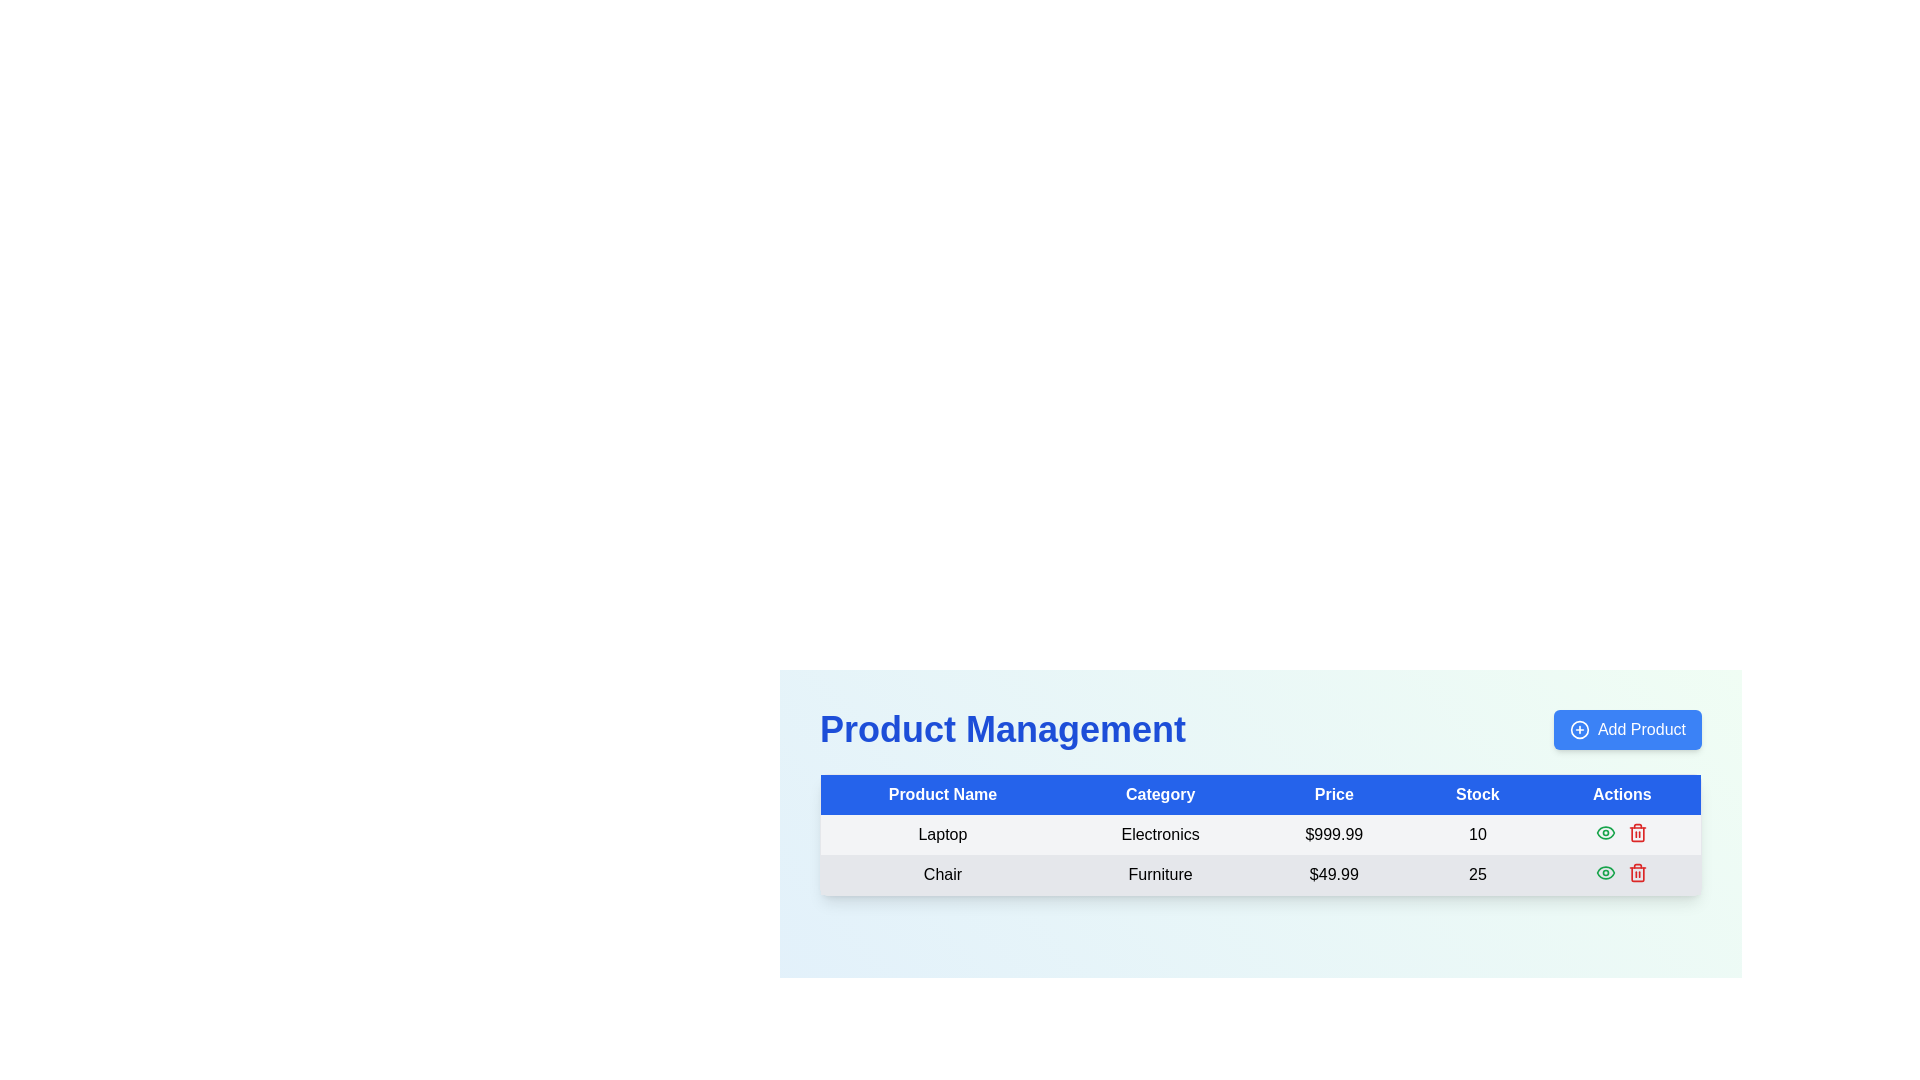 The height and width of the screenshot is (1080, 1920). What do you see at coordinates (1477, 874) in the screenshot?
I see `the static text label displaying the stock quantity of the 'Chair' item located in the fourth column of the second row under the 'Stock' header in the data table` at bounding box center [1477, 874].